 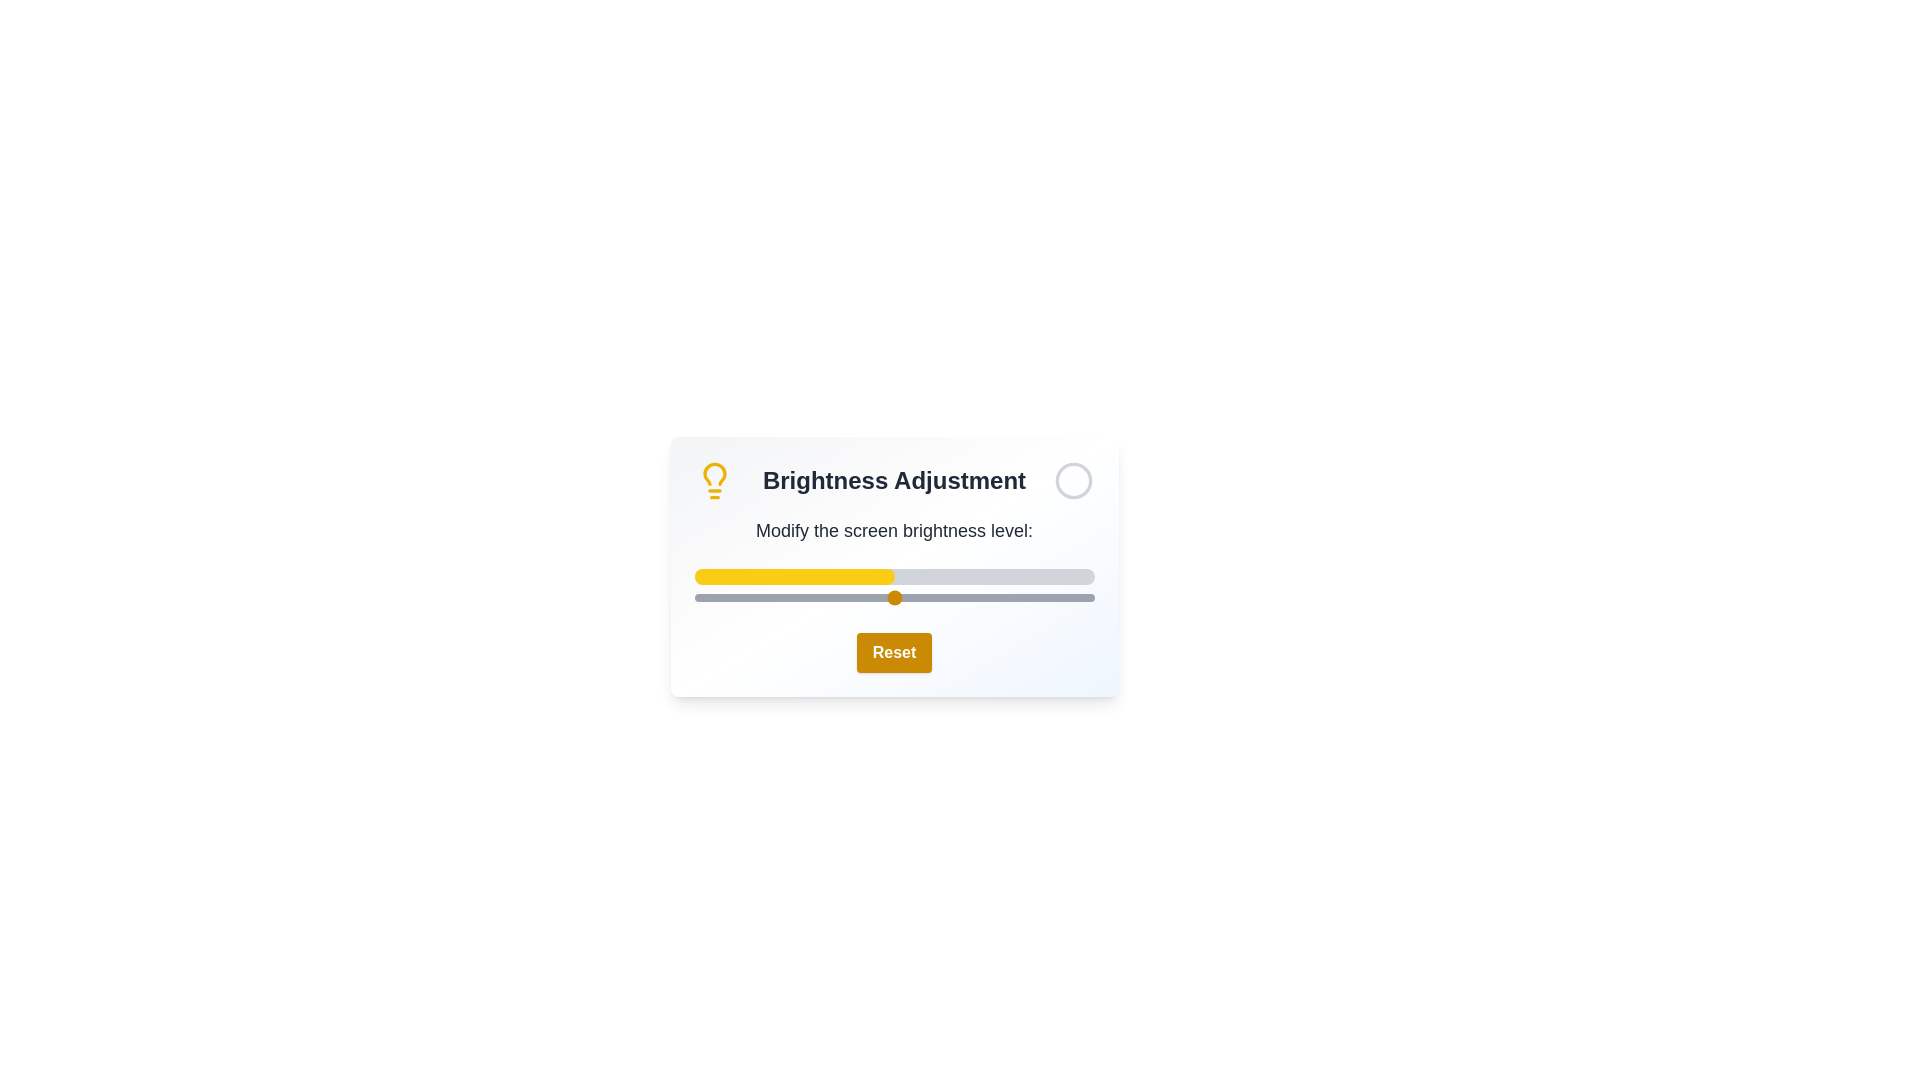 I want to click on Reset button to reset the brightness to its default value, so click(x=893, y=652).